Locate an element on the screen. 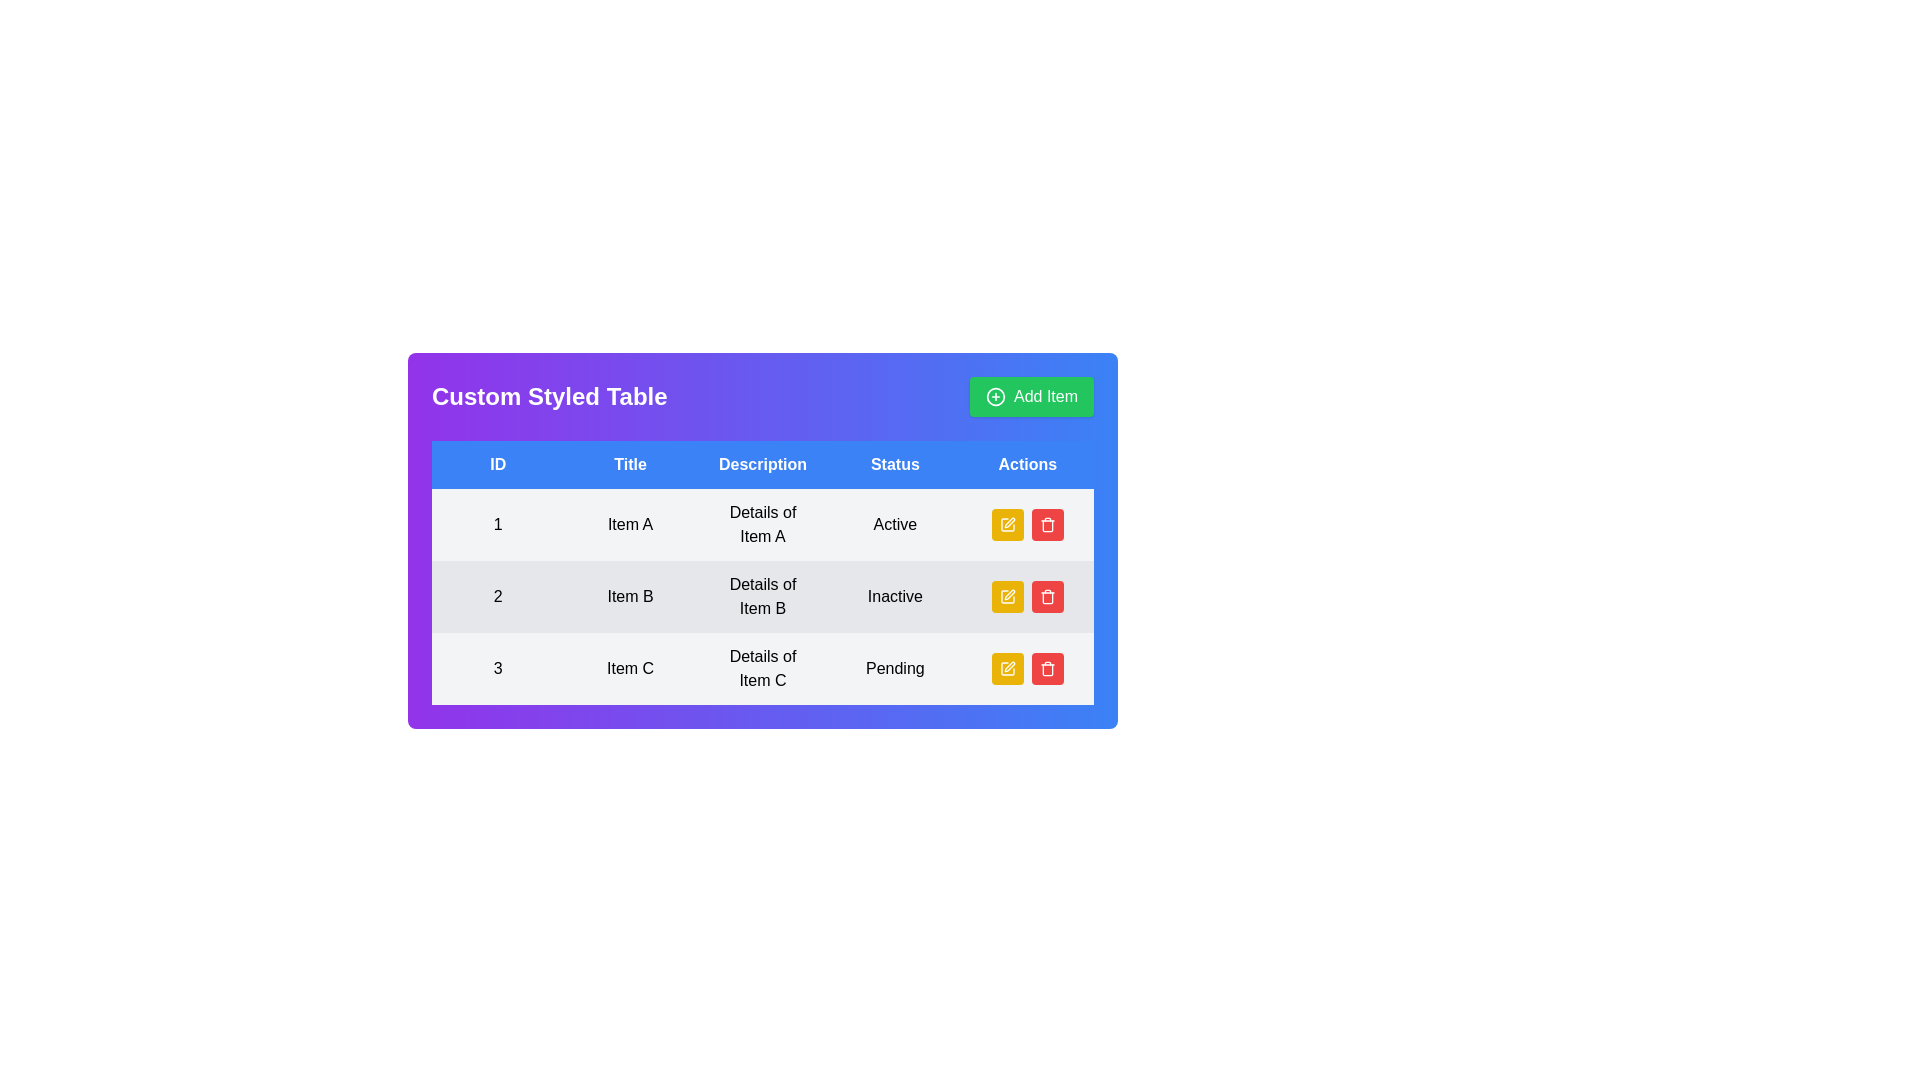  the edit button located in the 'Actions' column of the table for 'Item C' in the third row is located at coordinates (1027, 668).